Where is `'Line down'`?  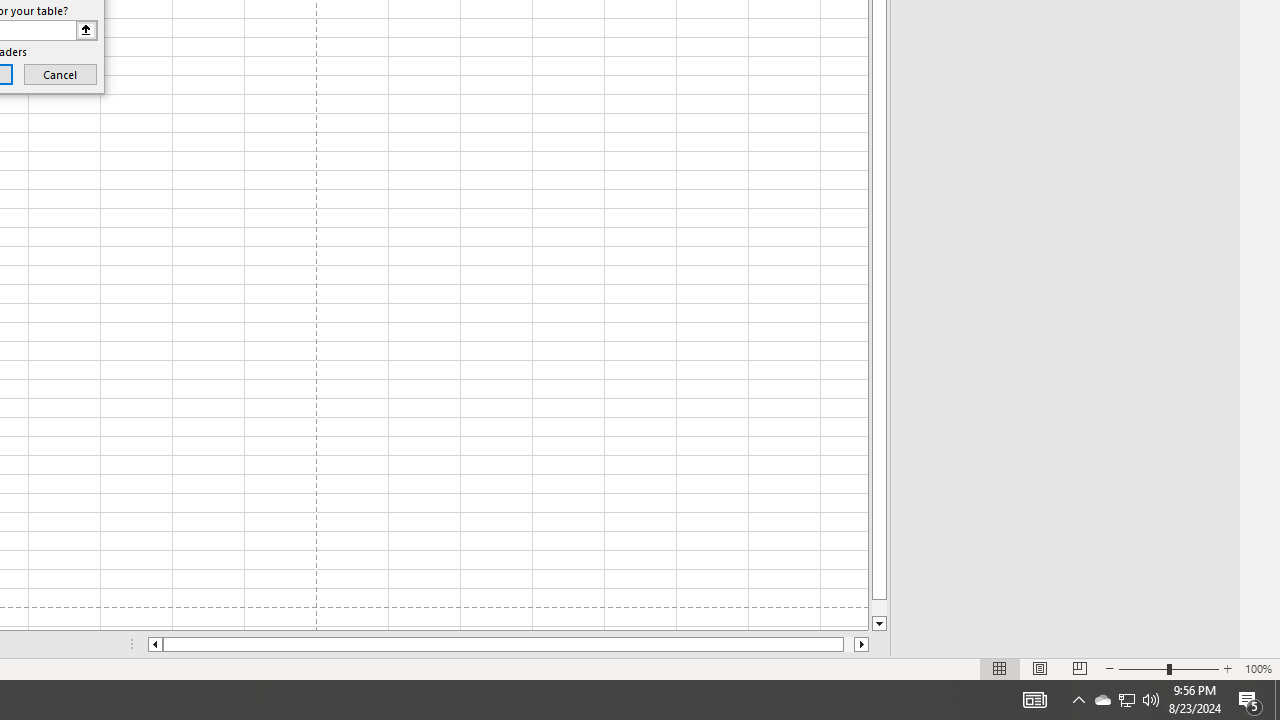 'Line down' is located at coordinates (879, 623).